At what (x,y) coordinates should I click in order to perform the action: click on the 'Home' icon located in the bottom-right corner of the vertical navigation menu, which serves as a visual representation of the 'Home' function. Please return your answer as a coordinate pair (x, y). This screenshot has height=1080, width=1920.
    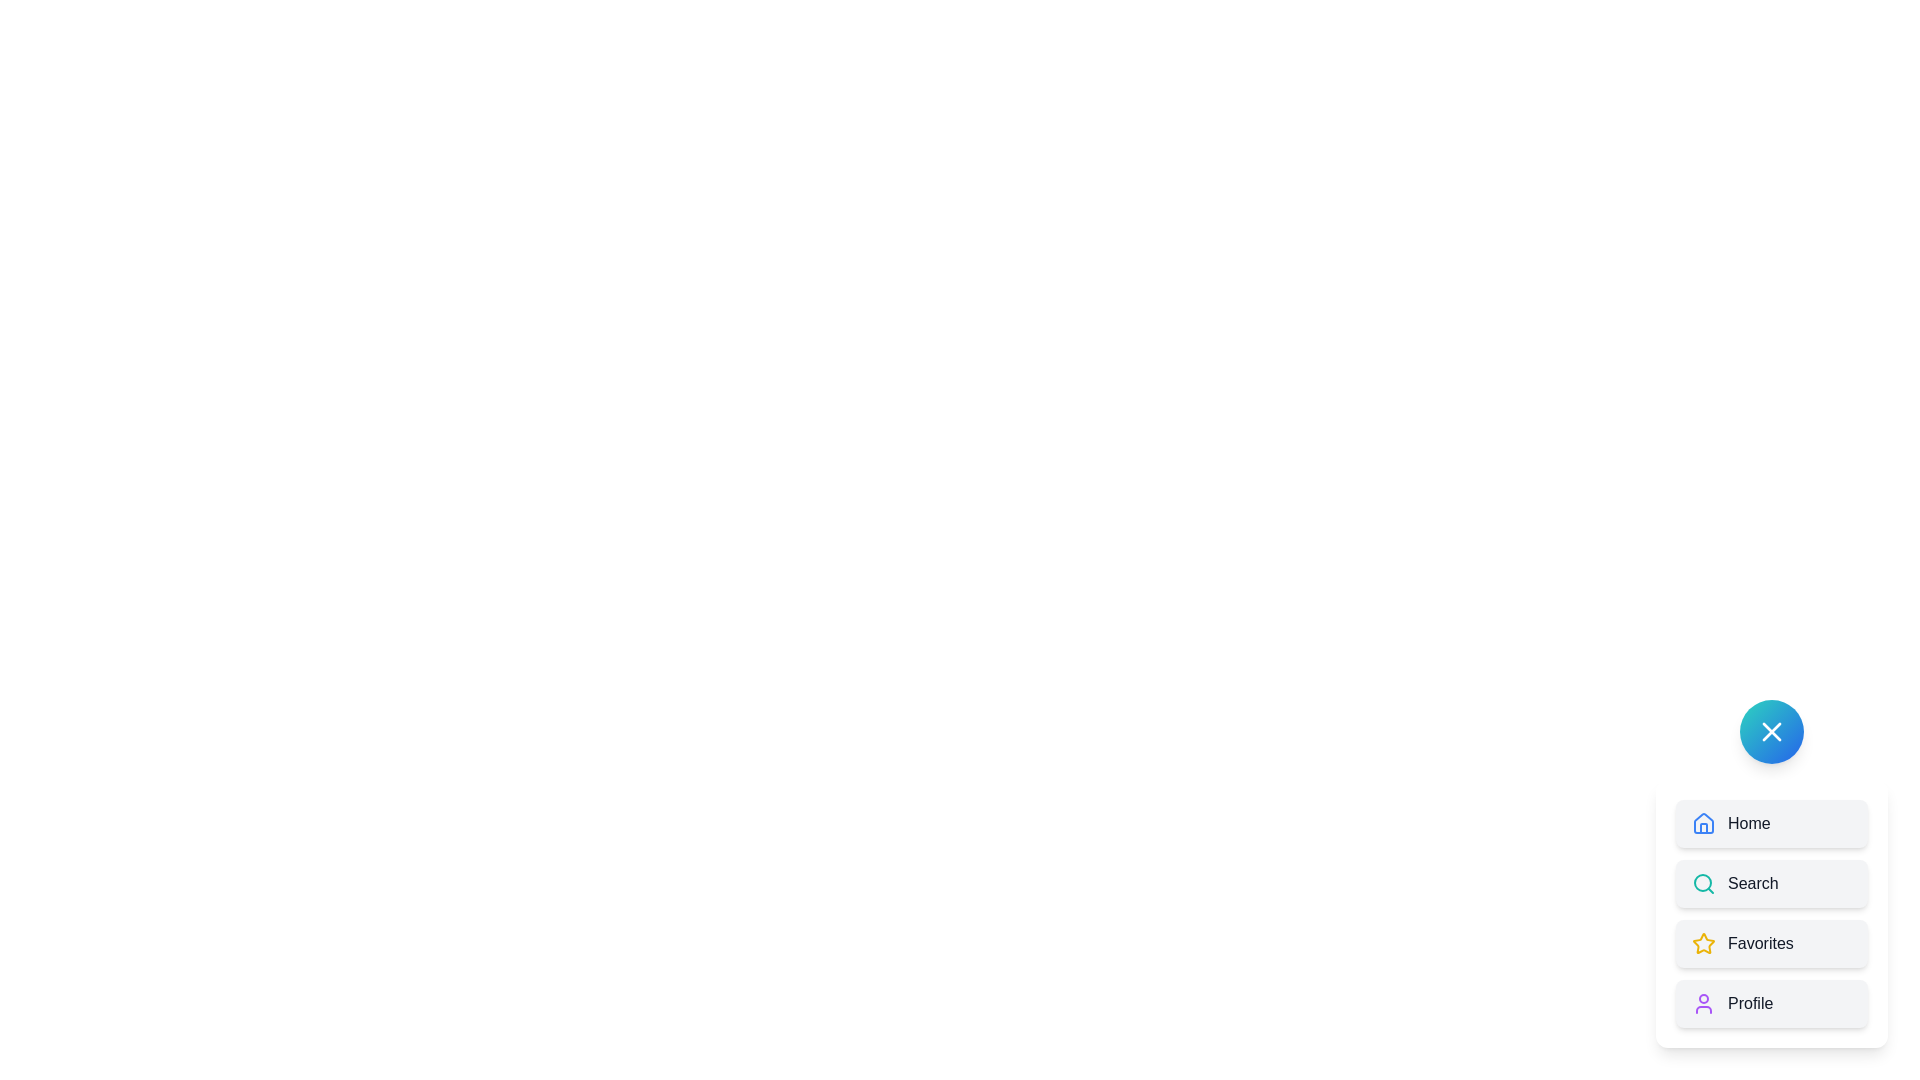
    Looking at the image, I should click on (1703, 824).